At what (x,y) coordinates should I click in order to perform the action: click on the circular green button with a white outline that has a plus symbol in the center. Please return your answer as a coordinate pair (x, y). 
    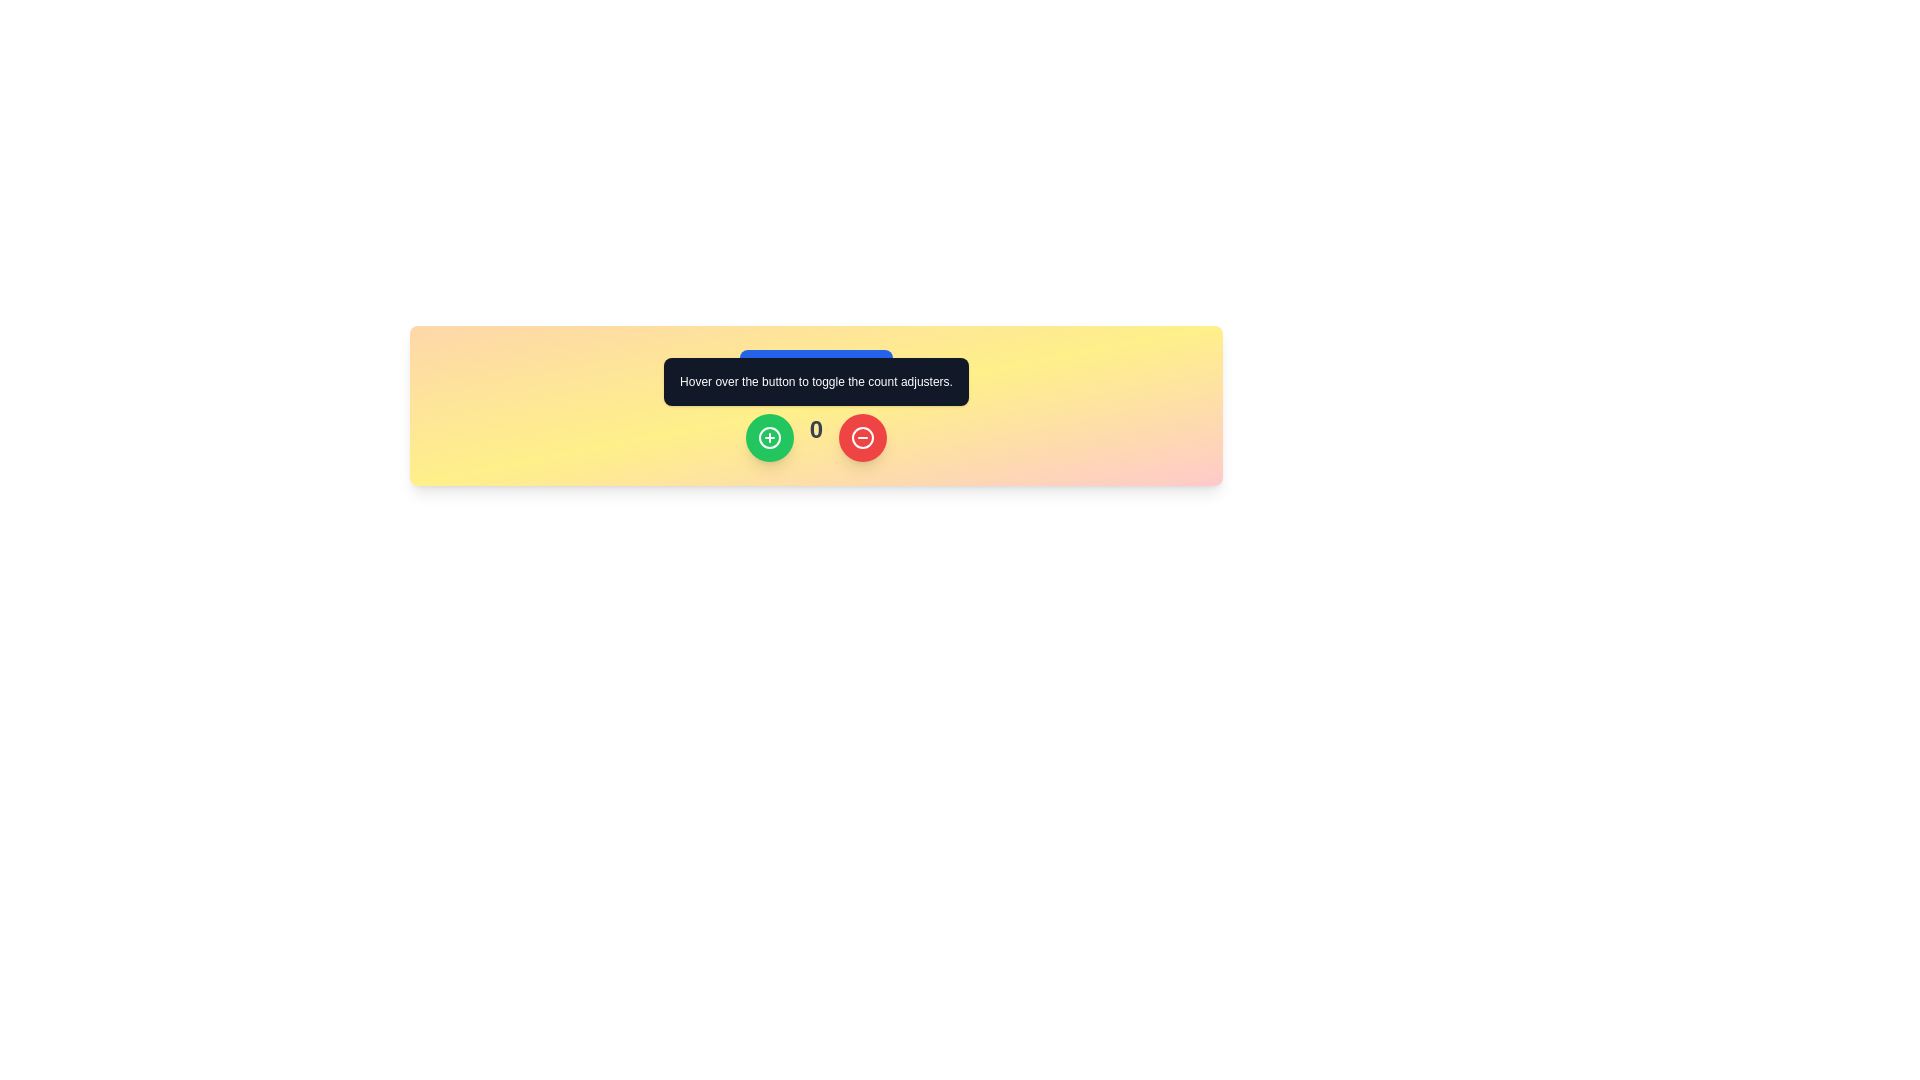
    Looking at the image, I should click on (768, 437).